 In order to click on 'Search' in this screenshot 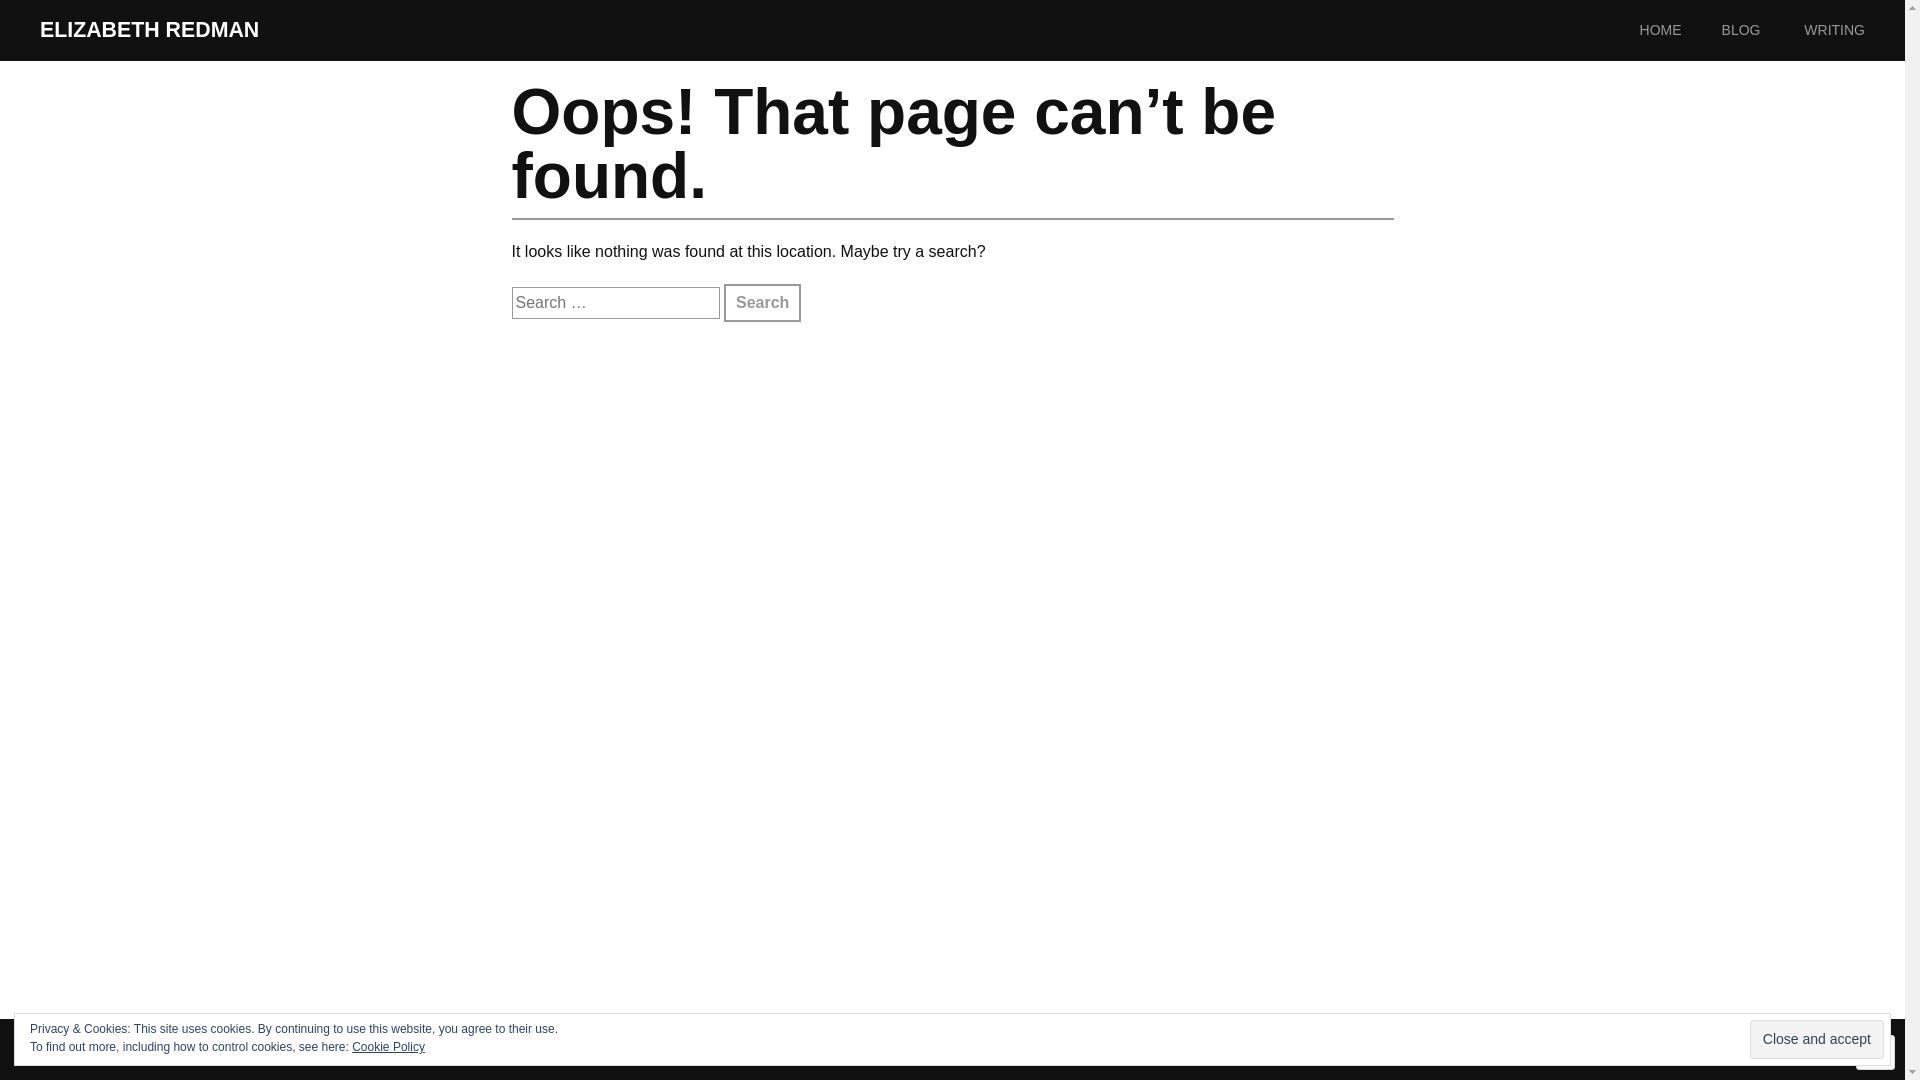, I will do `click(761, 303)`.